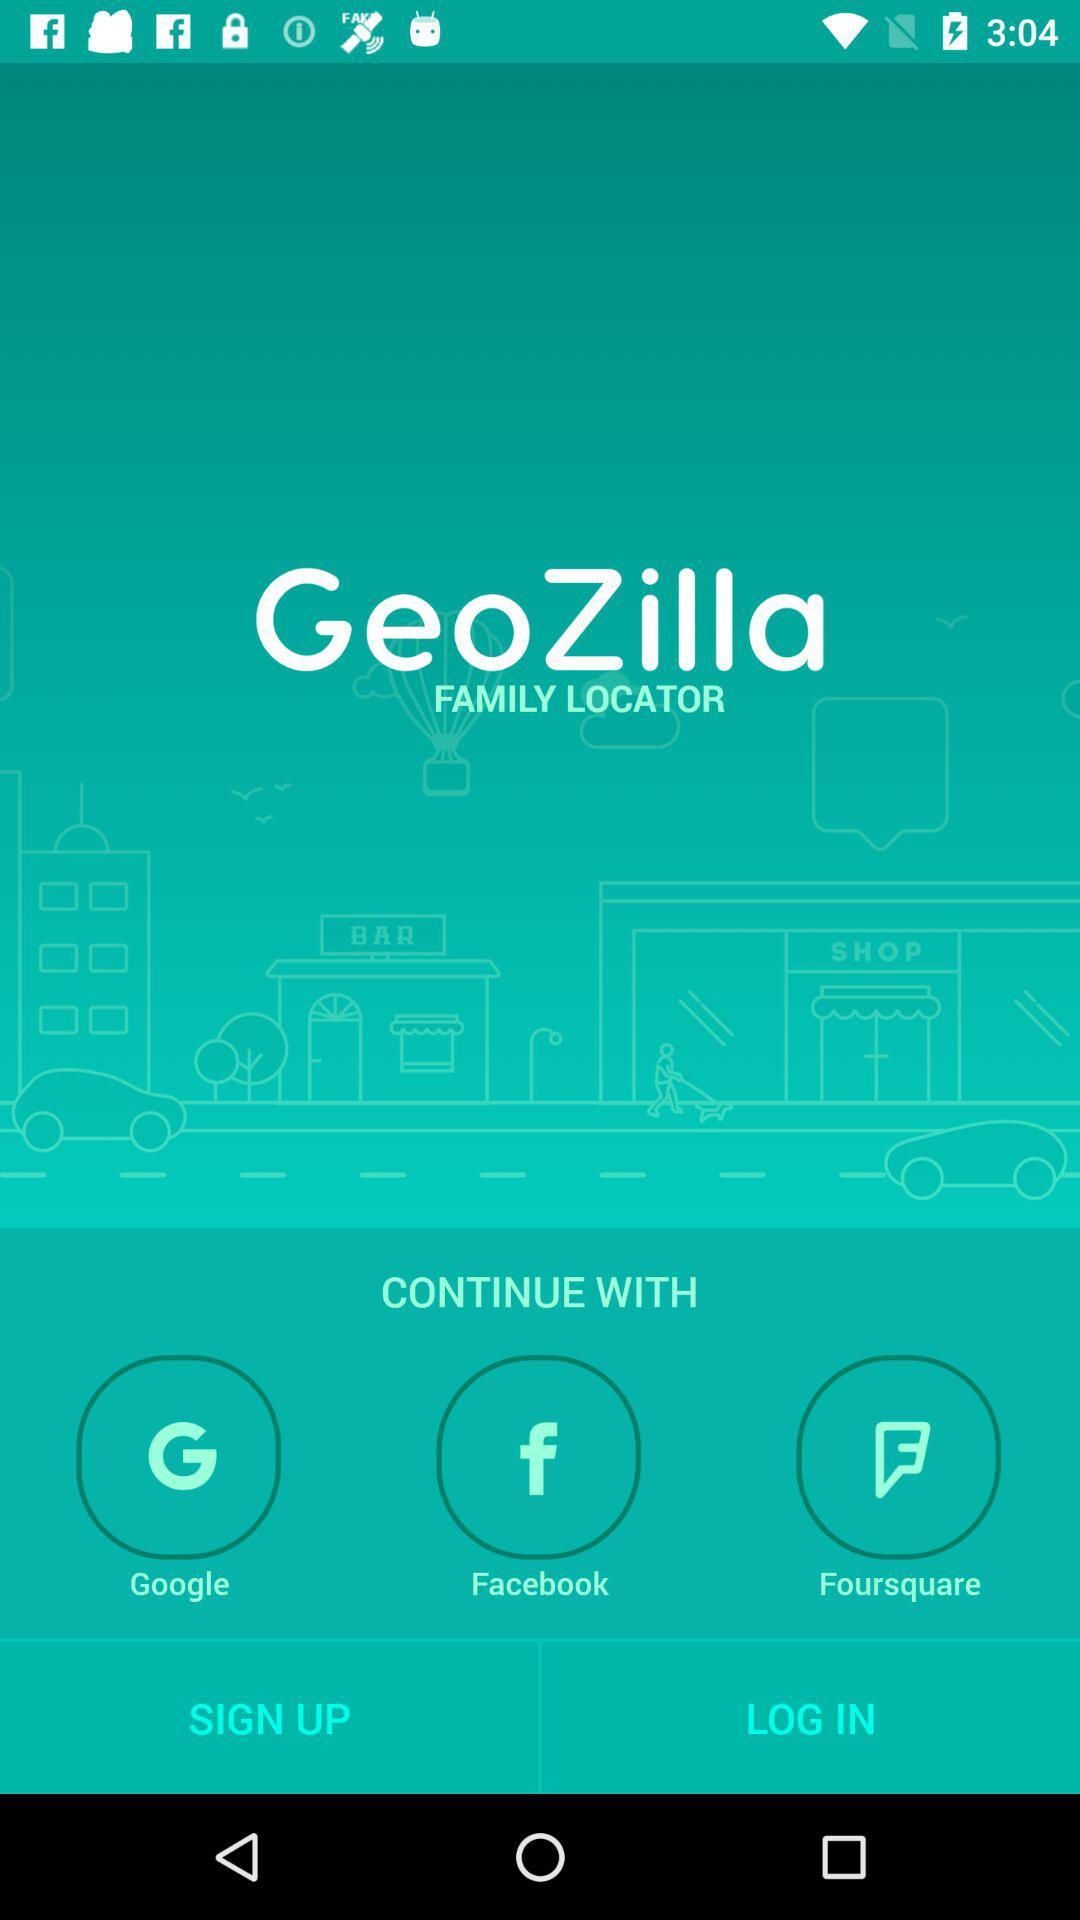 Image resolution: width=1080 pixels, height=1920 pixels. Describe the element at coordinates (178, 1457) in the screenshot. I see `connect on google` at that location.